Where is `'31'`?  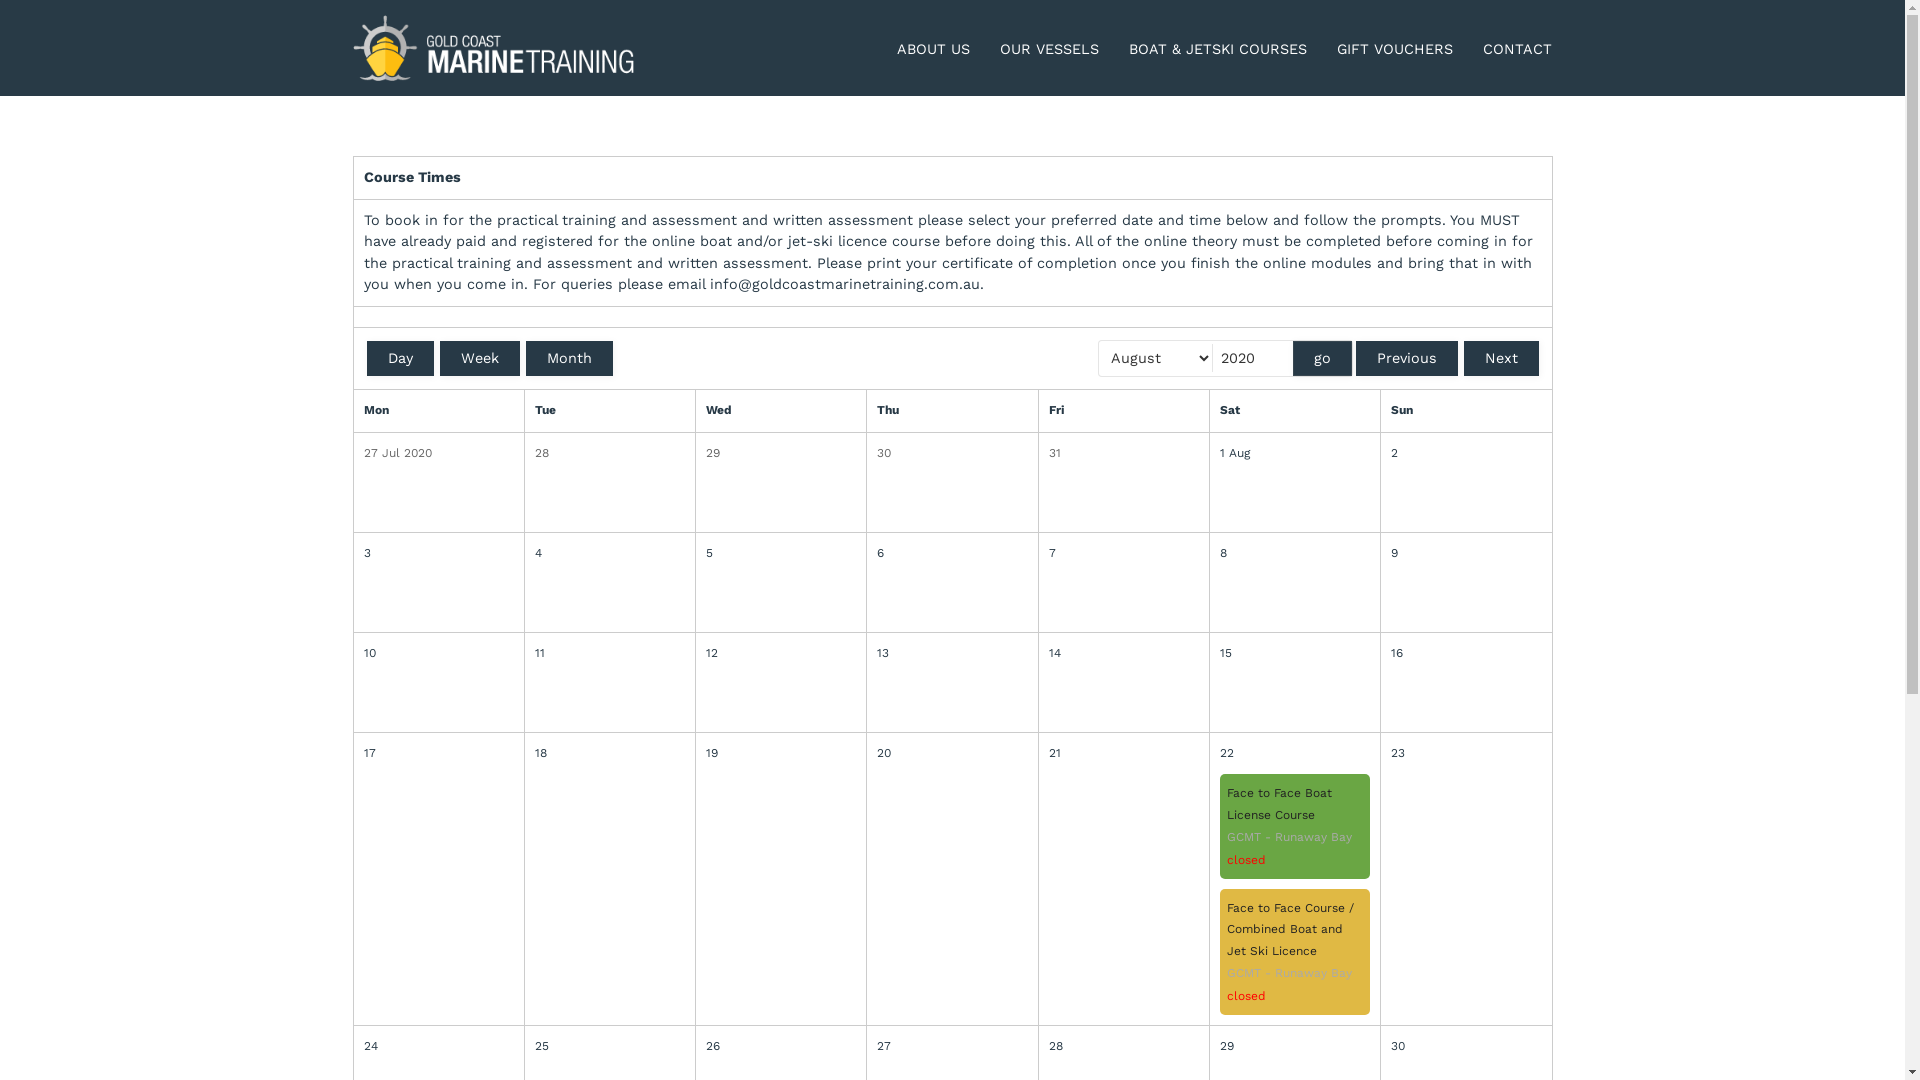
'31' is located at coordinates (1123, 454).